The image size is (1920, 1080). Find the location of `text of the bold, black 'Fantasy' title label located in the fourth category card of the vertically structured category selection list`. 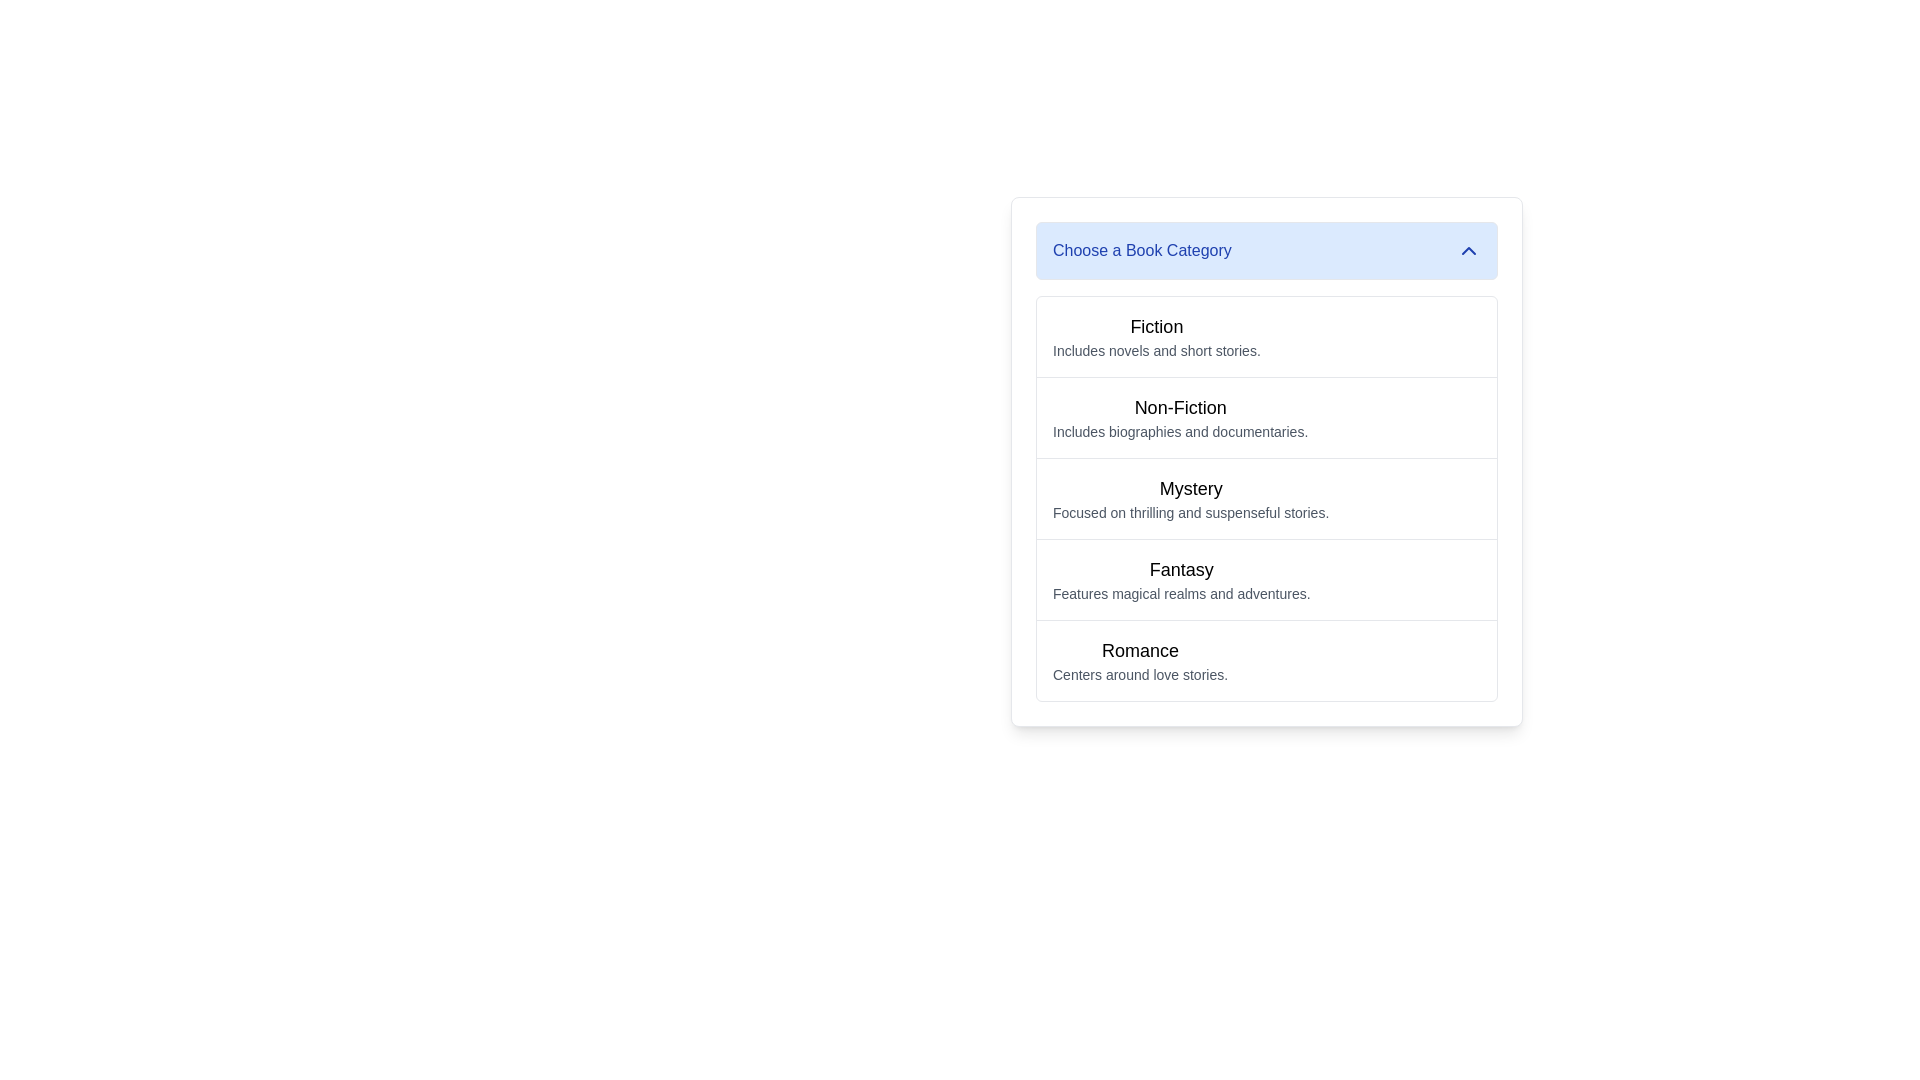

text of the bold, black 'Fantasy' title label located in the fourth category card of the vertically structured category selection list is located at coordinates (1181, 570).